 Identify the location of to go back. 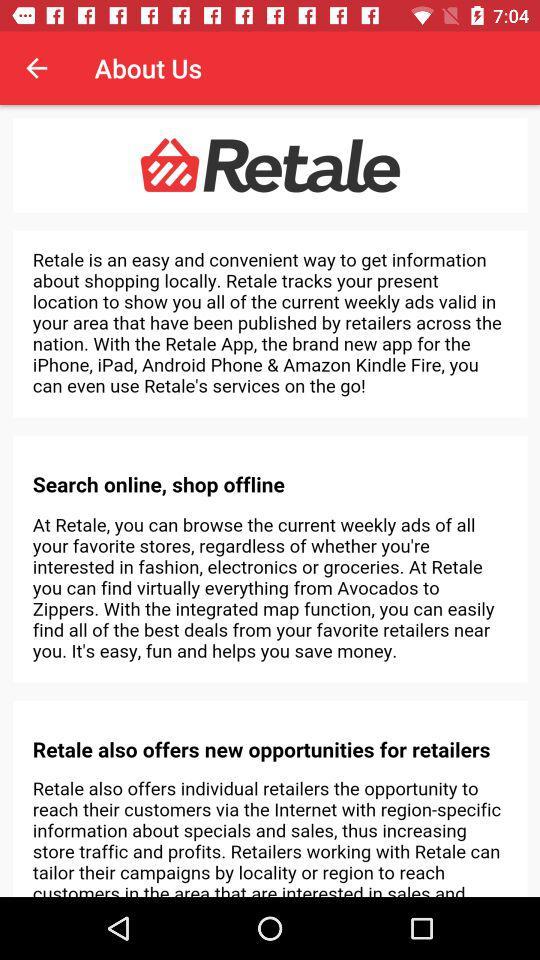
(36, 68).